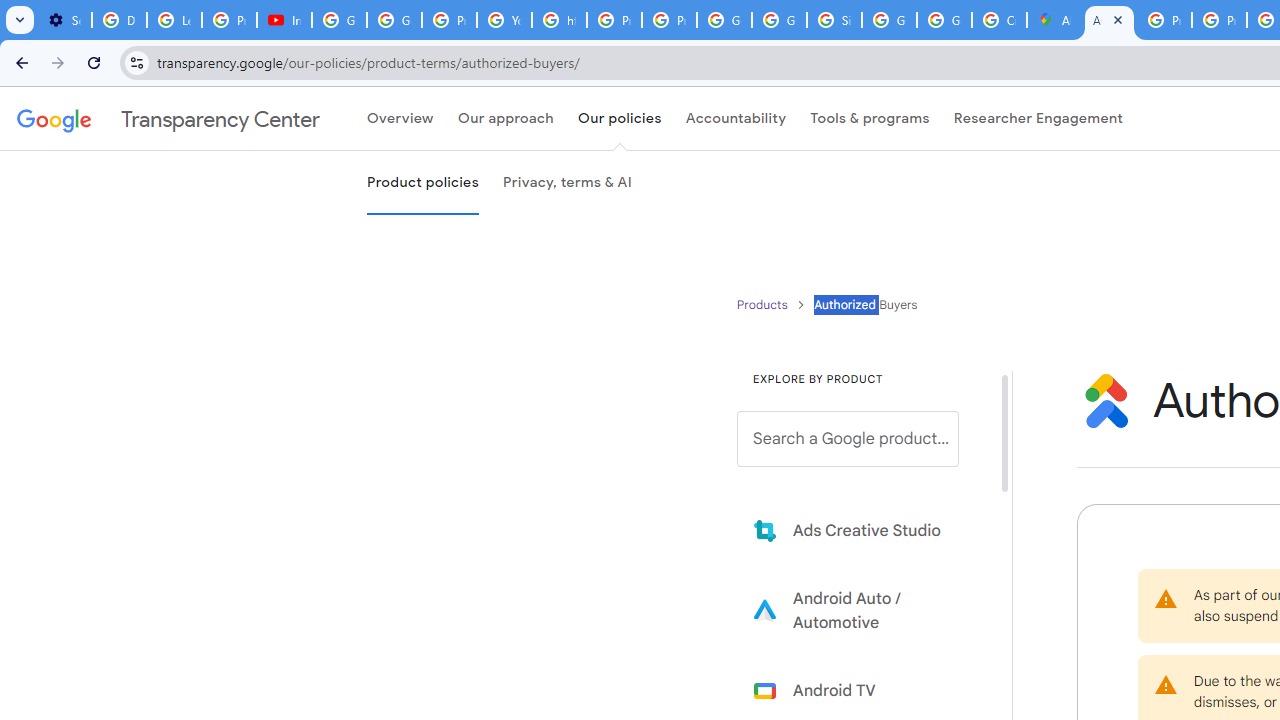  I want to click on 'Overview', so click(400, 119).